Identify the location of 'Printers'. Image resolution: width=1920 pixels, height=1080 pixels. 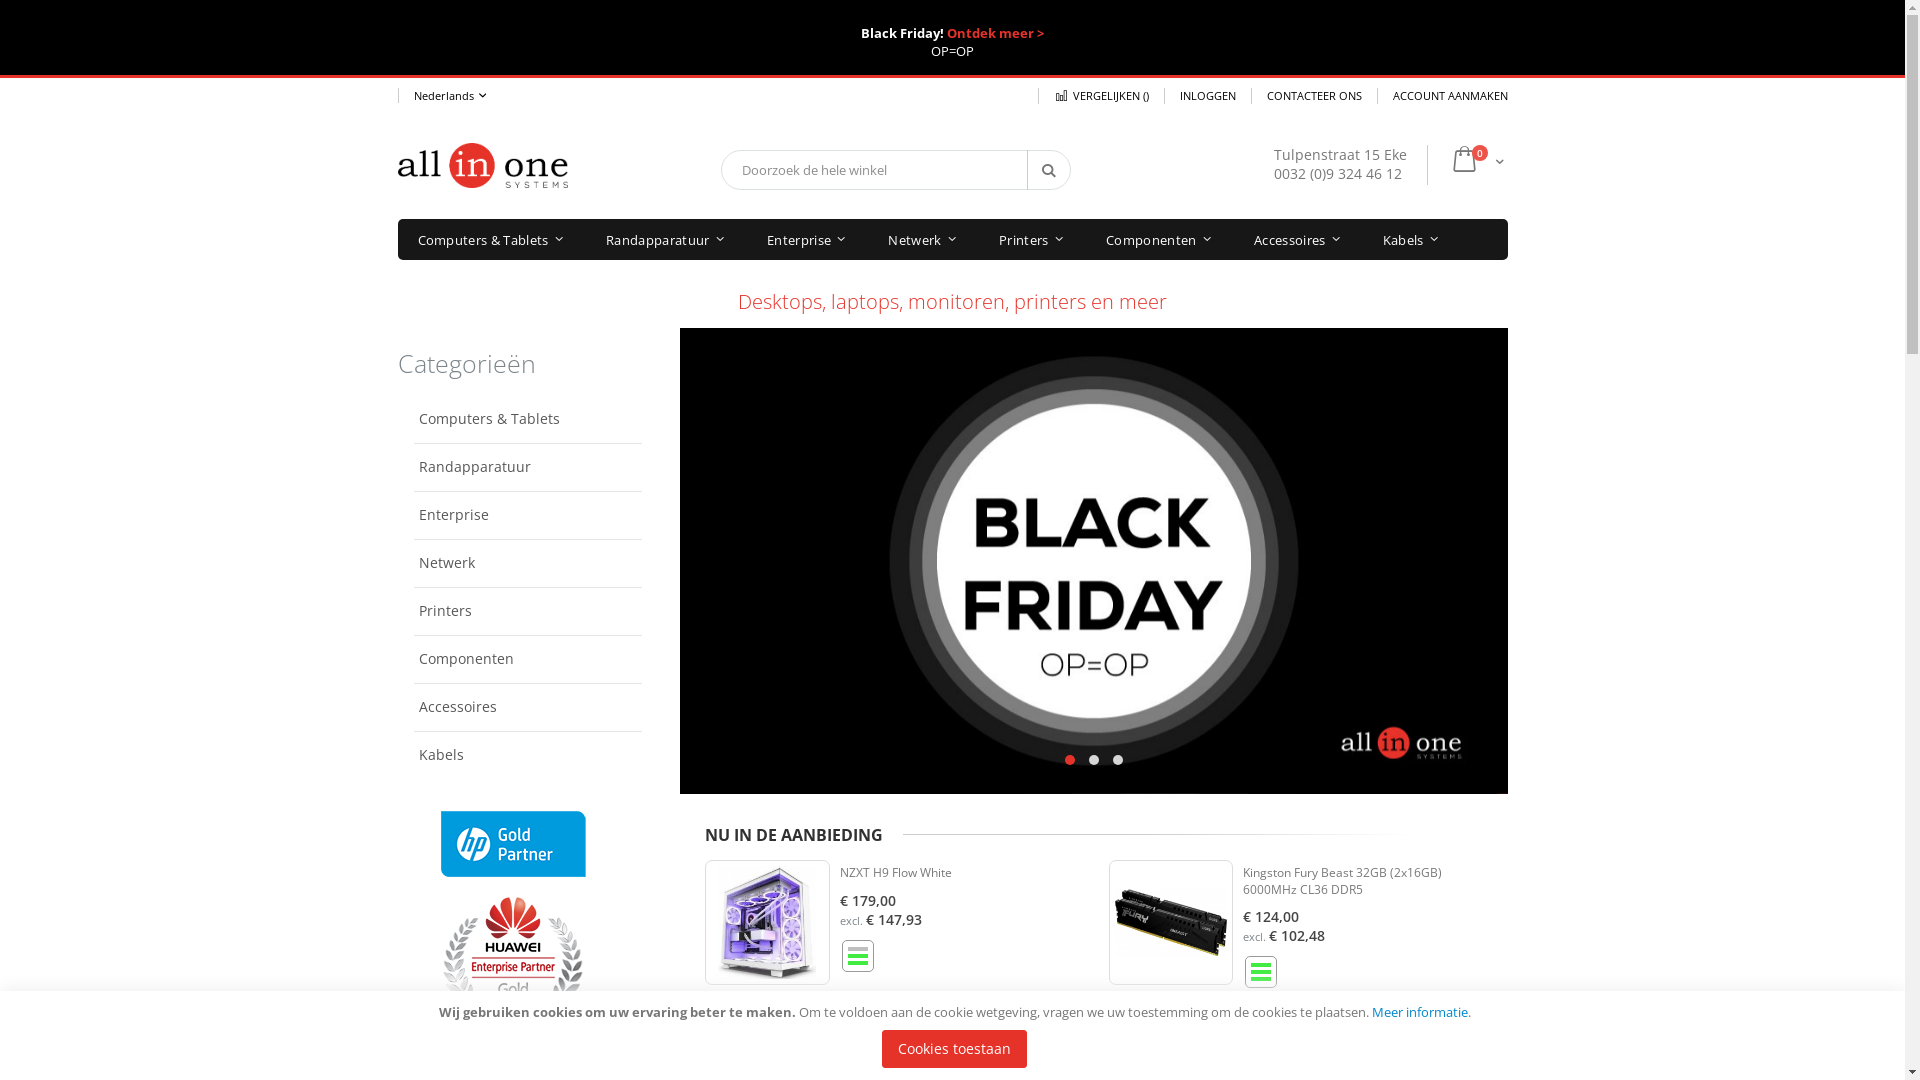
(1031, 238).